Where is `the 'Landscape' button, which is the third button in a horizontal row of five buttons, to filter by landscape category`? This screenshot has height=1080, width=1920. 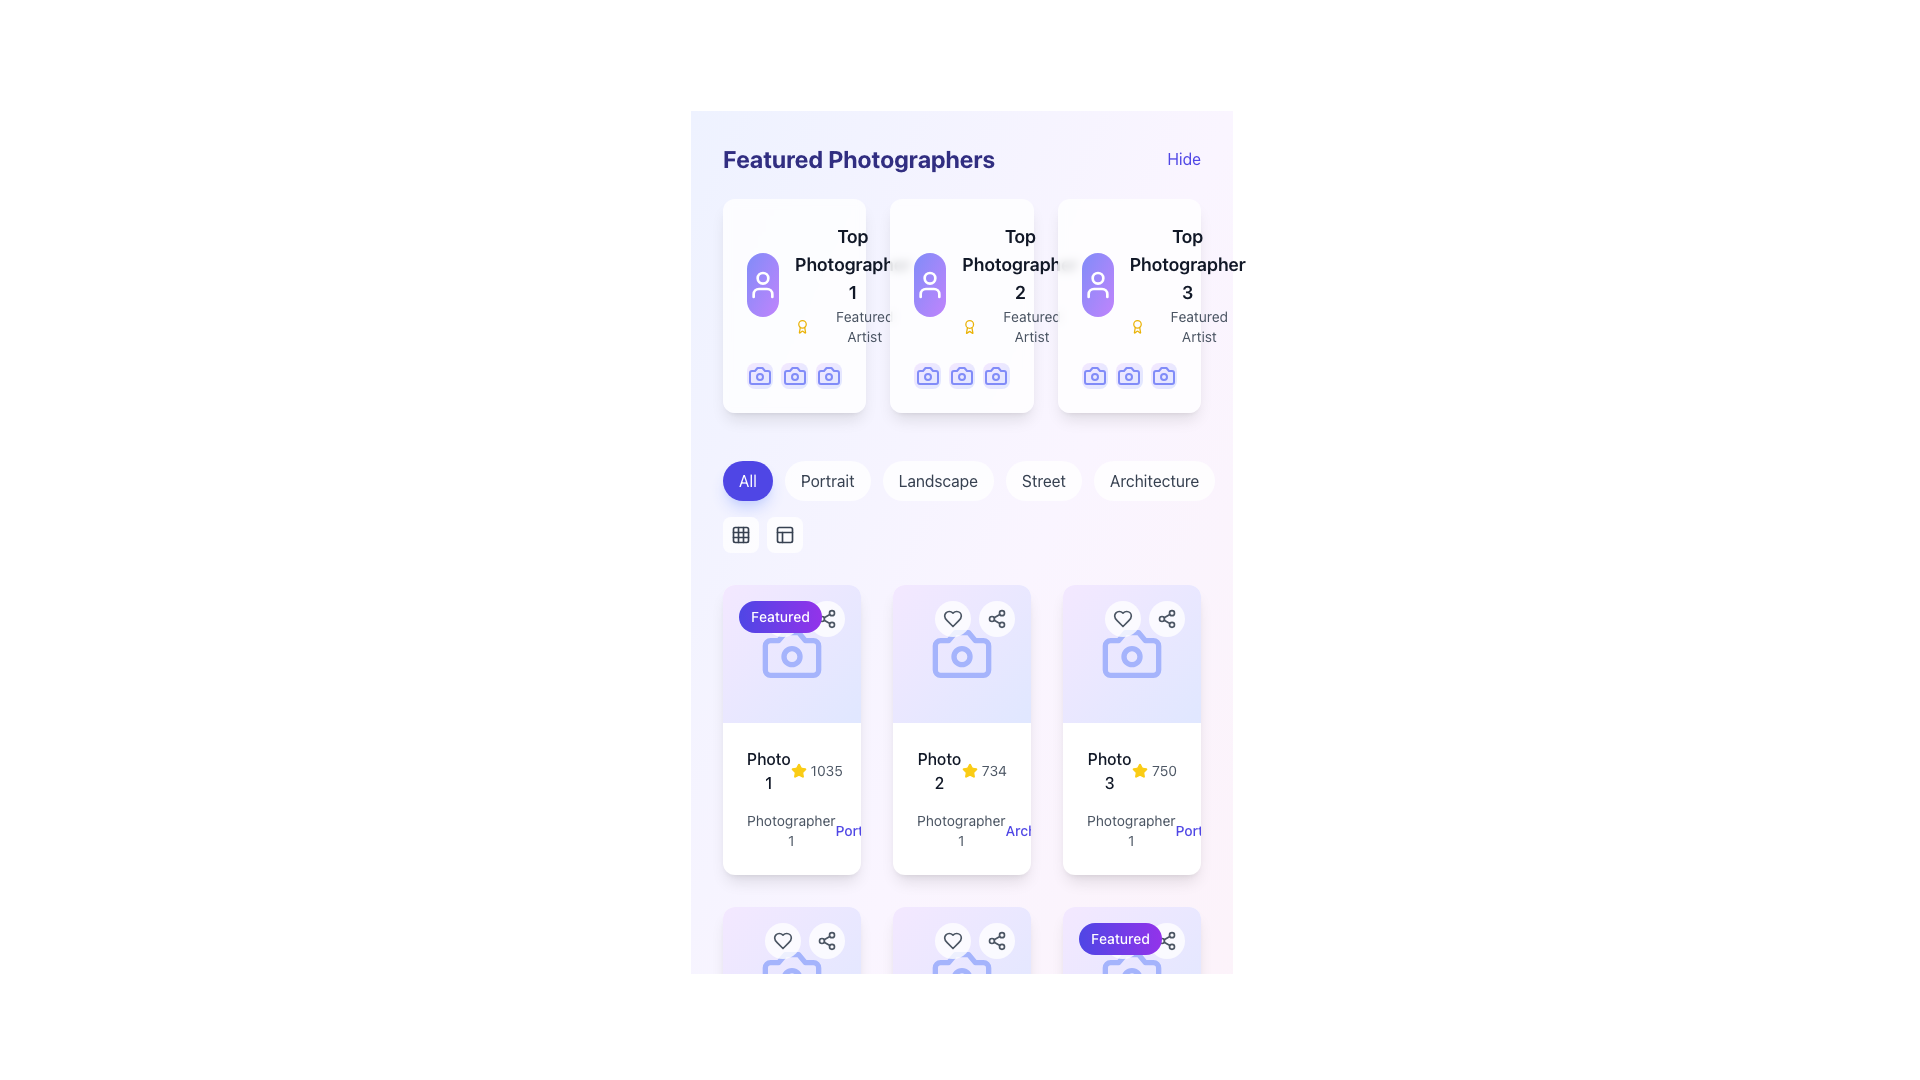
the 'Landscape' button, which is the third button in a horizontal row of five buttons, to filter by landscape category is located at coordinates (937, 481).